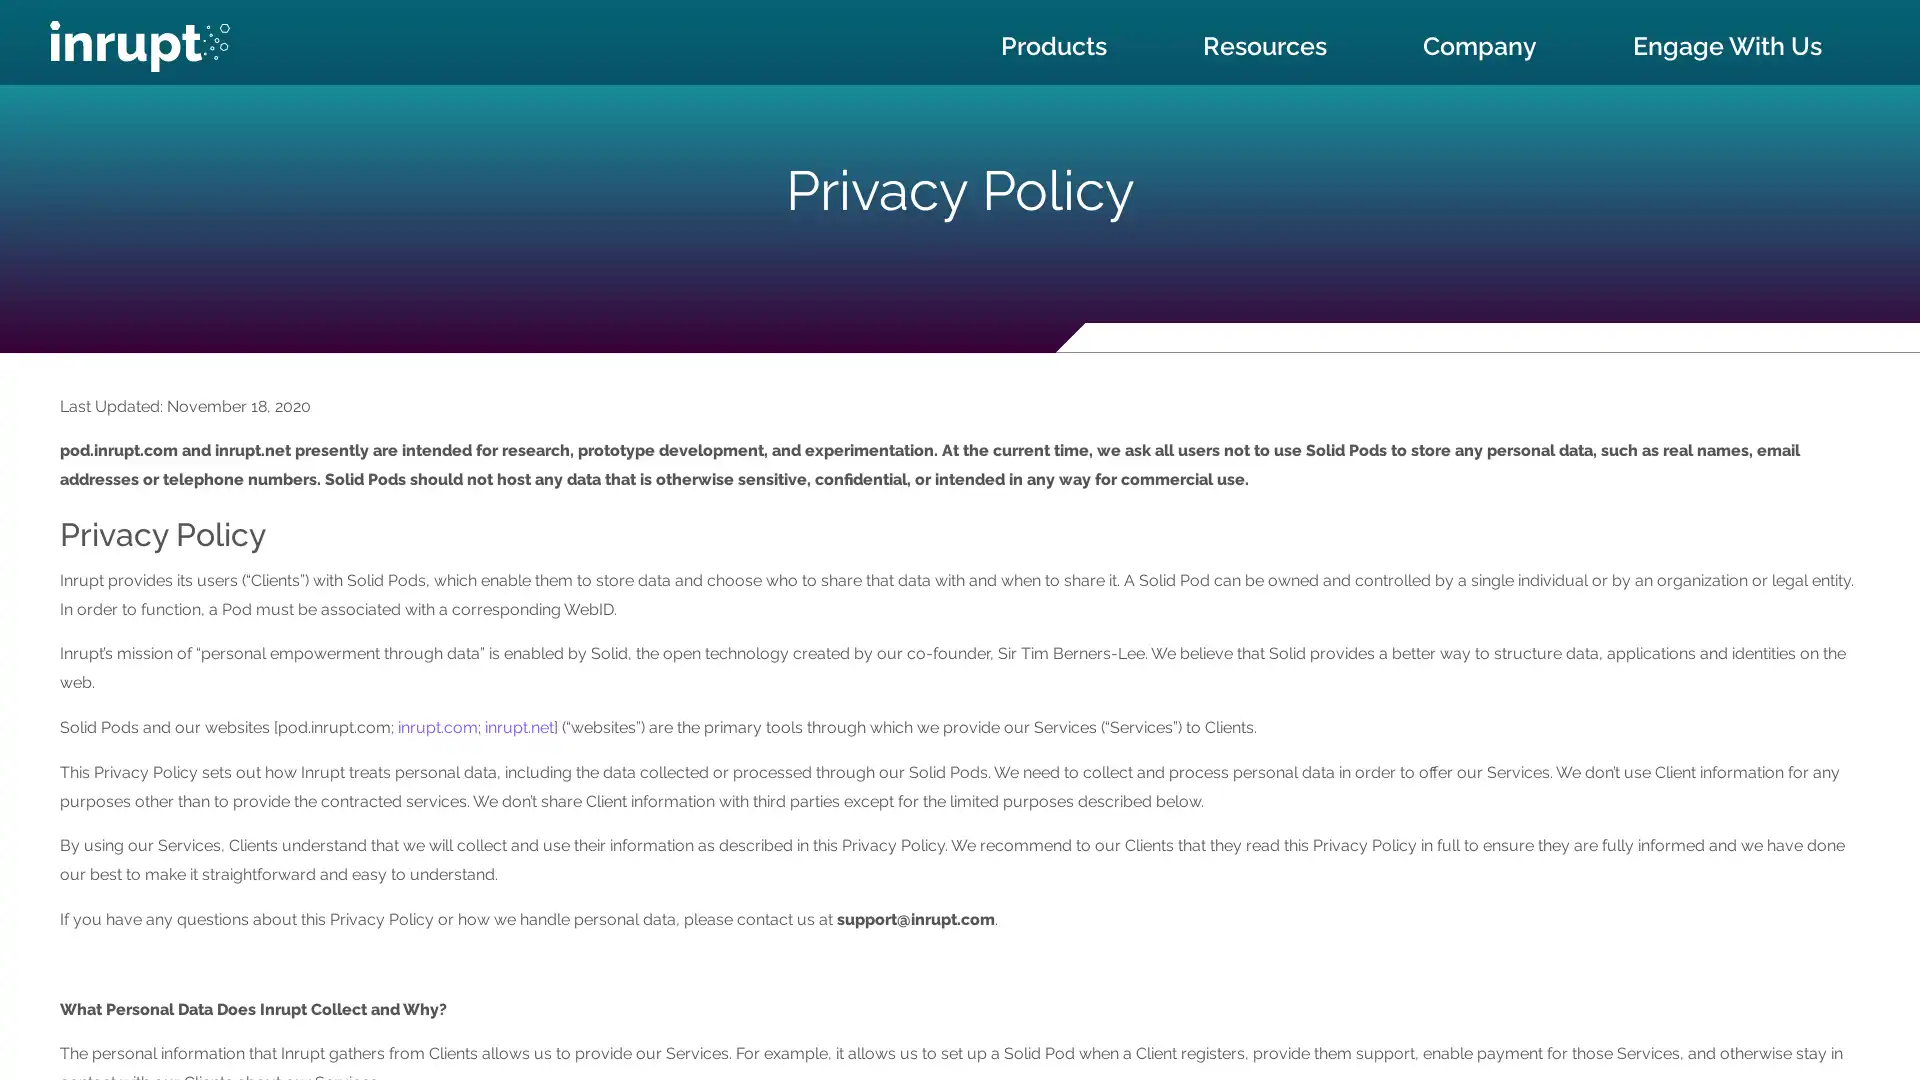  What do you see at coordinates (1053, 45) in the screenshot?
I see `Products` at bounding box center [1053, 45].